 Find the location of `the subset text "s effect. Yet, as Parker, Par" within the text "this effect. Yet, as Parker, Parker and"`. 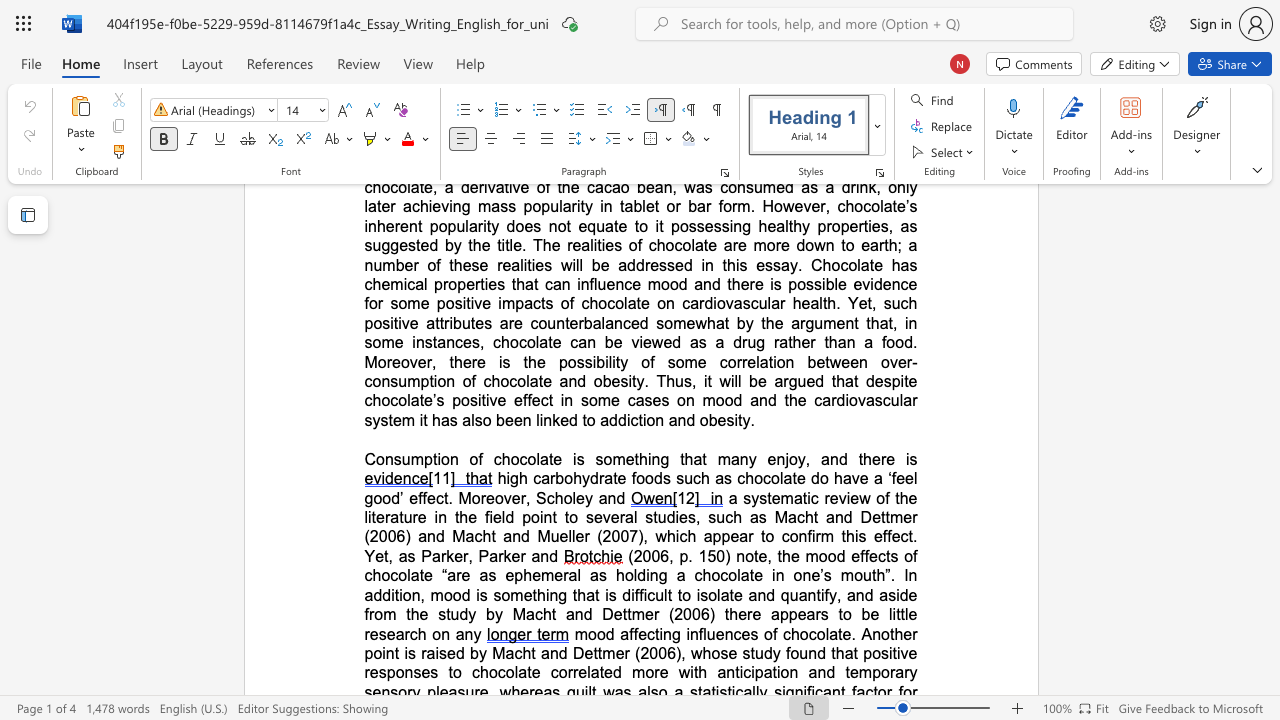

the subset text "s effect. Yet, as Parker, Par" within the text "this effect. Yet, as Parker, Parker and" is located at coordinates (858, 535).